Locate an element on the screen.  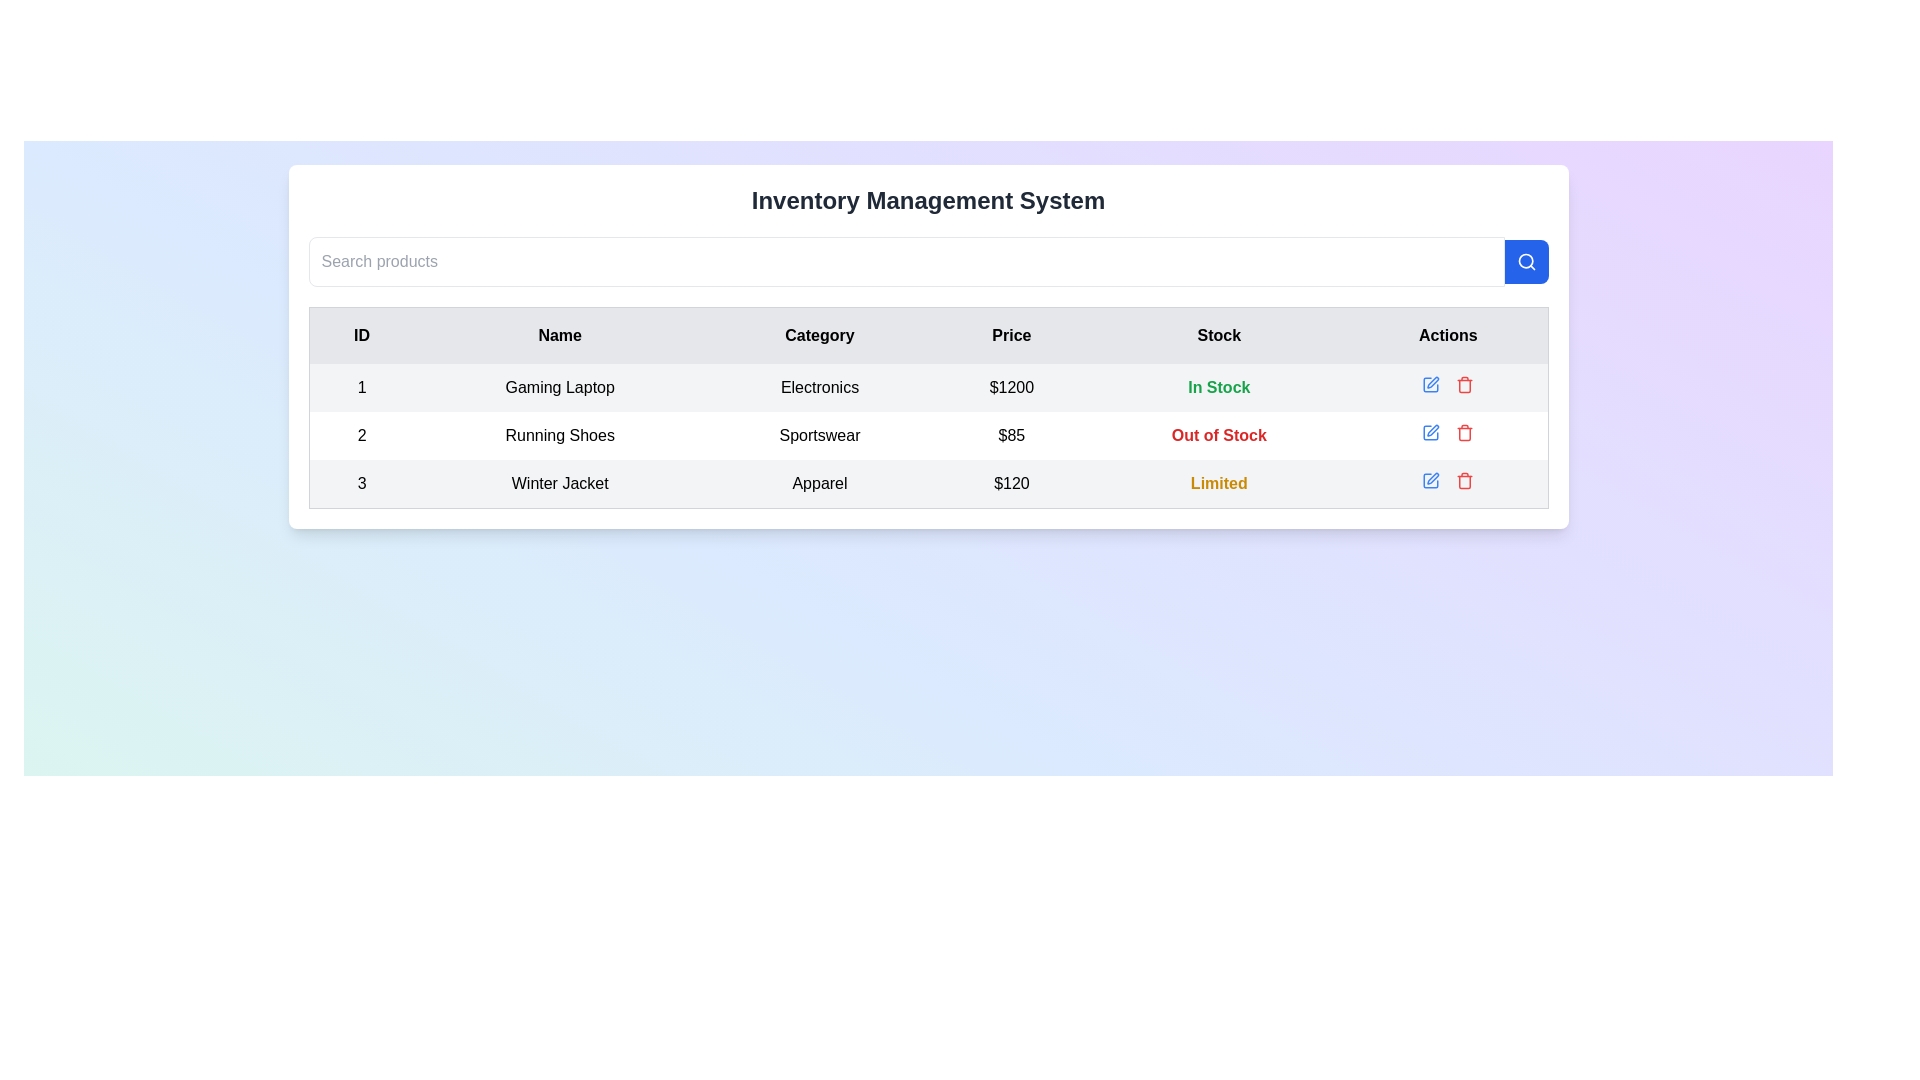
the Trash Bin icon located in the 'Actions' column of the inventory management system table associated with the 'Winter Jacket' item is located at coordinates (1465, 482).